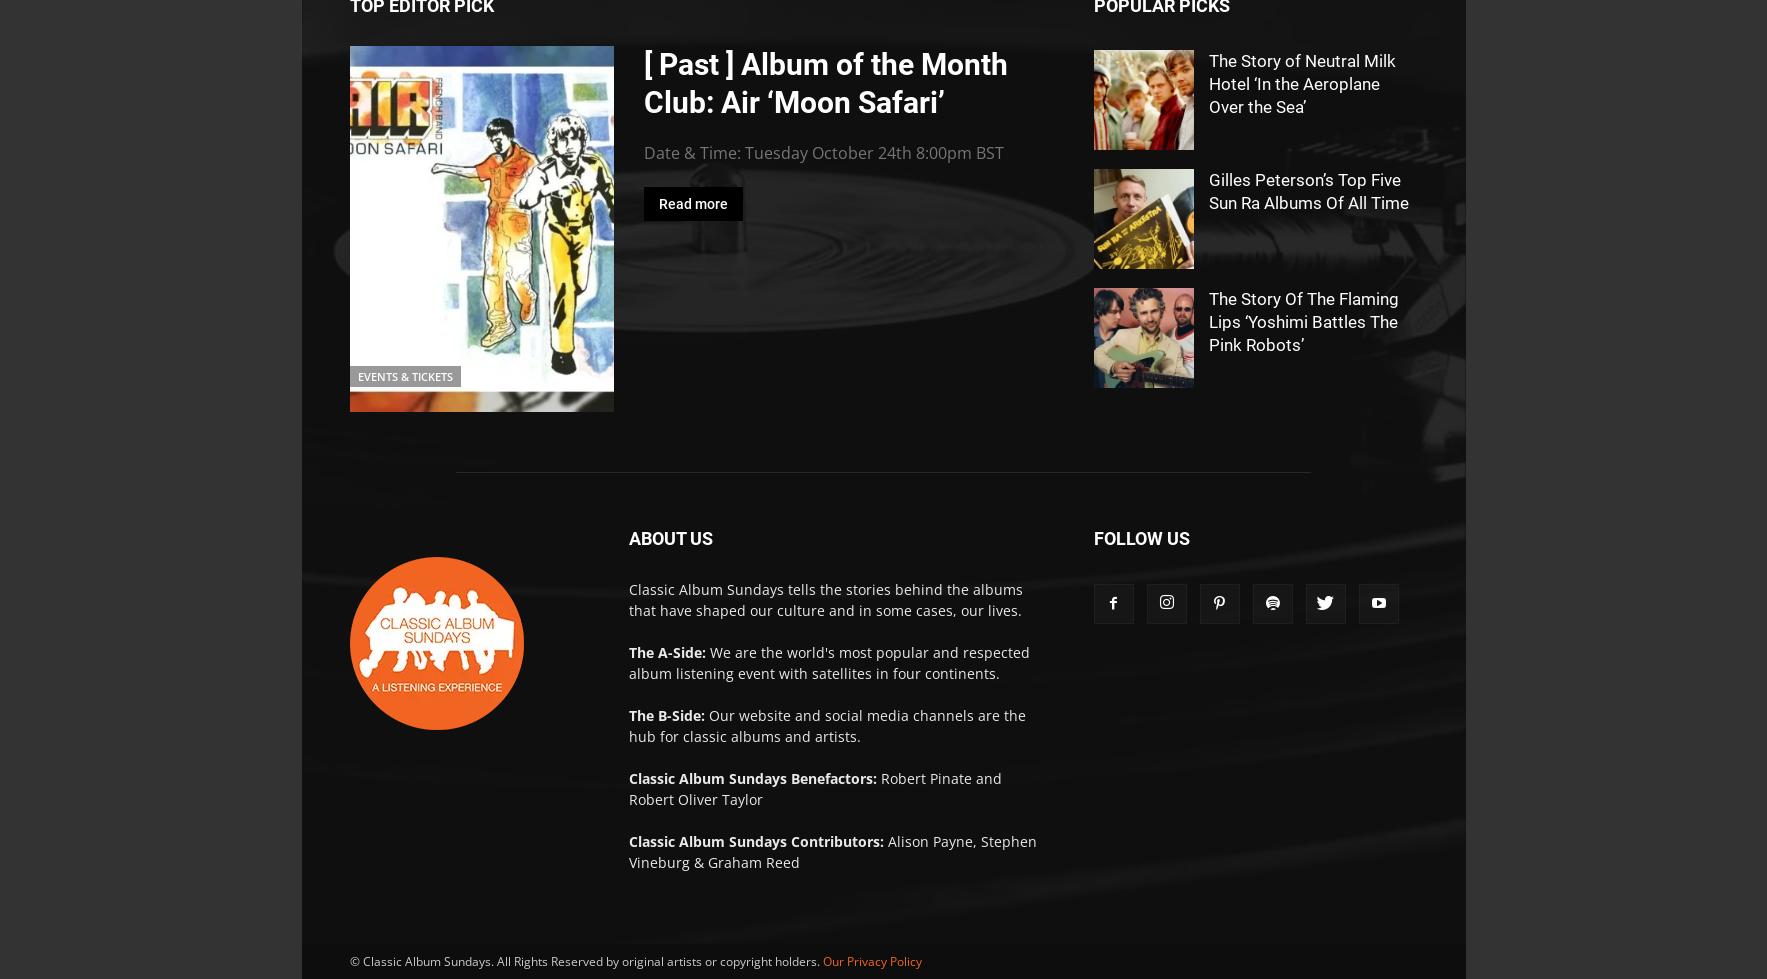 The height and width of the screenshot is (979, 1767). What do you see at coordinates (1301, 321) in the screenshot?
I see `'The Story Of The Flaming Lips ‘Yoshimi Battles The Pink Robots’'` at bounding box center [1301, 321].